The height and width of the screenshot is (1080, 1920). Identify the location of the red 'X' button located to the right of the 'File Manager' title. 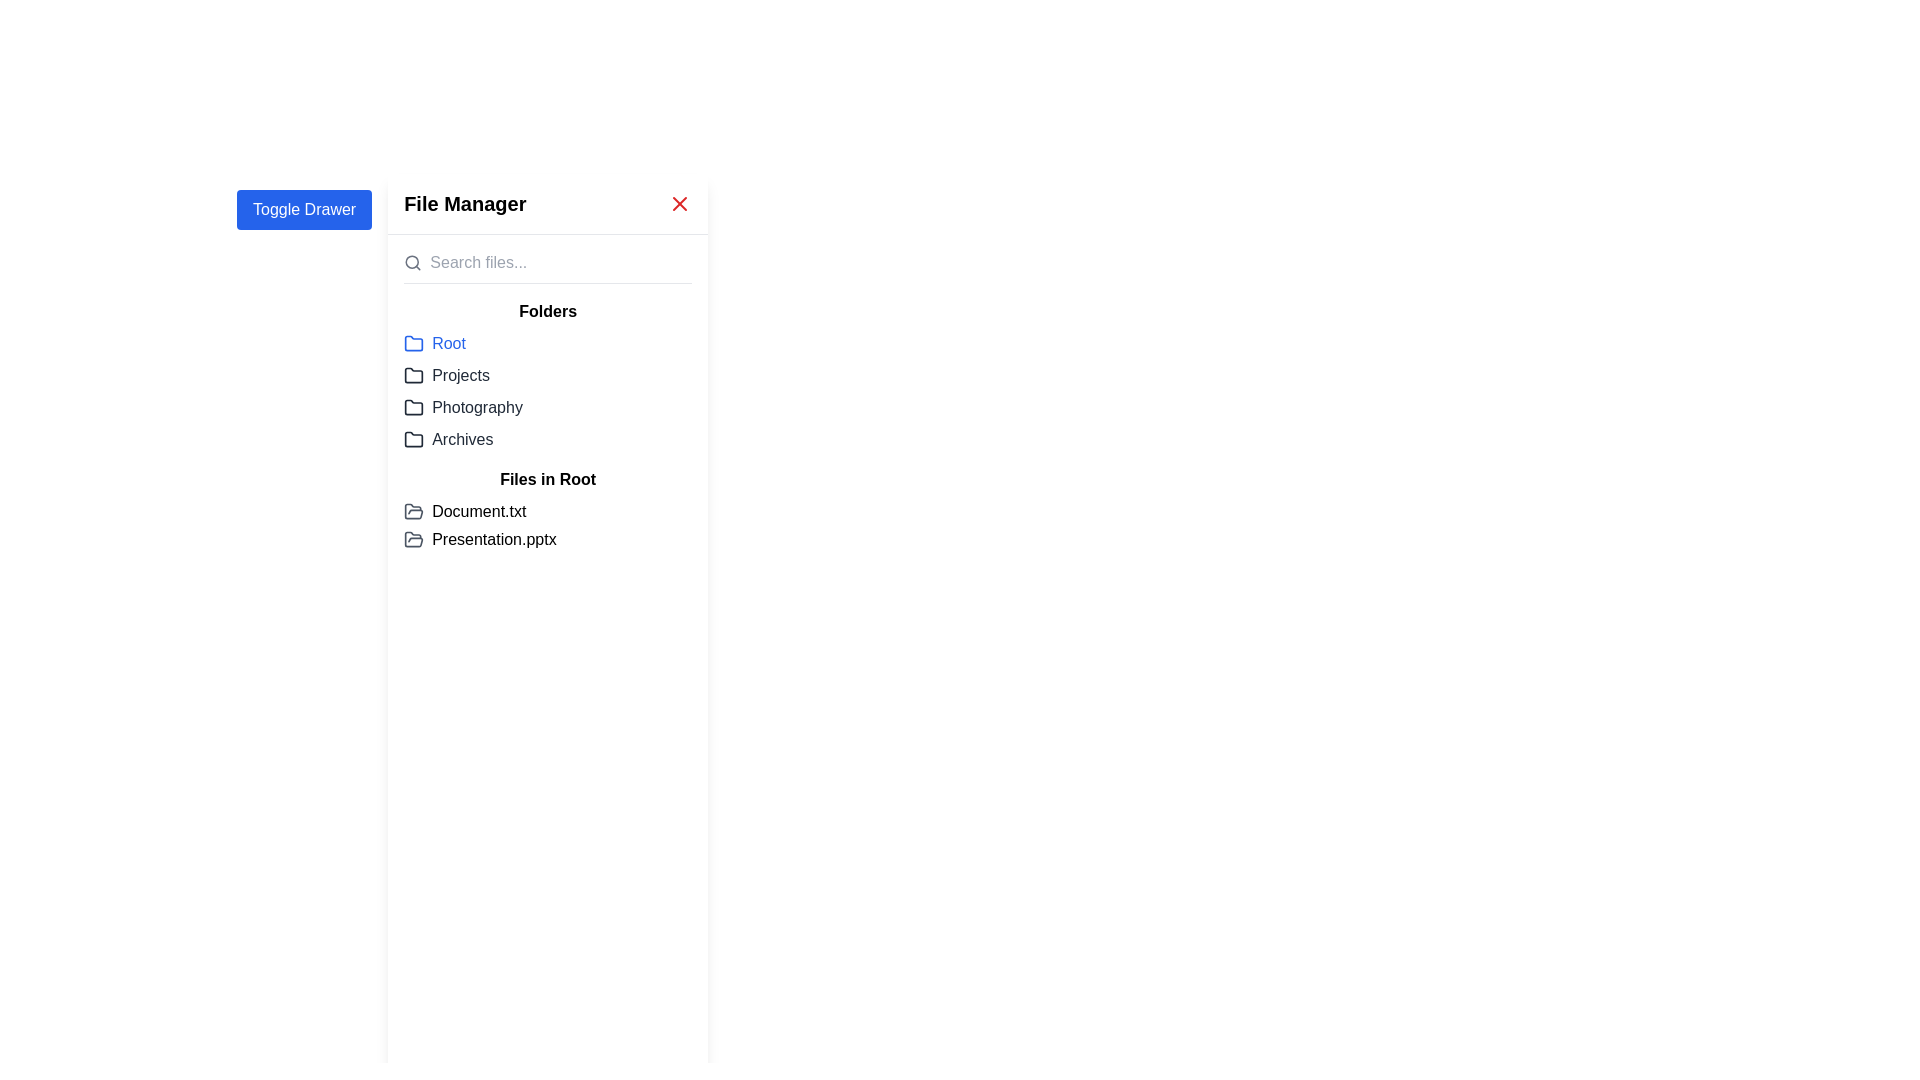
(680, 204).